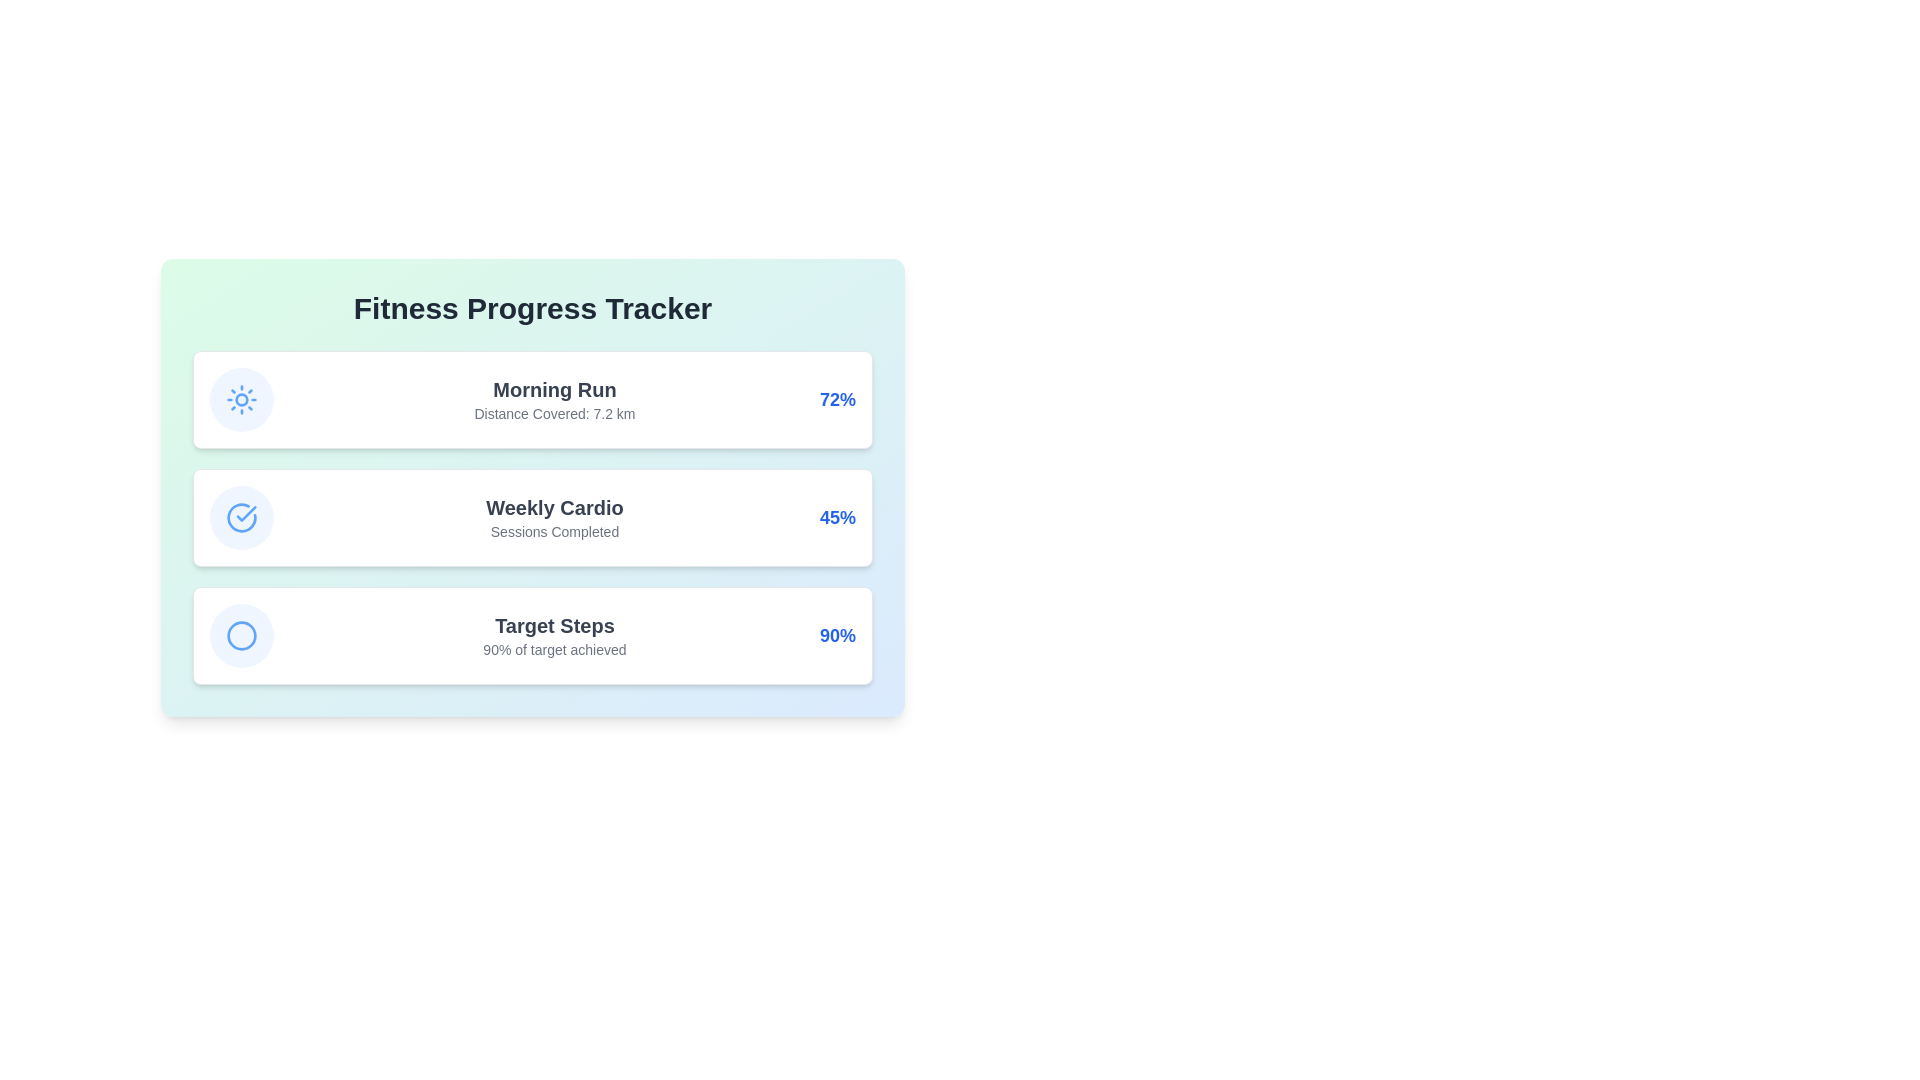 This screenshot has height=1080, width=1920. What do you see at coordinates (837, 400) in the screenshot?
I see `the text label displaying '72%' in bold, blue sans-serif font, located on the right side of the 'Morning Run' card in the 'Fitness Progress Tracker'` at bounding box center [837, 400].